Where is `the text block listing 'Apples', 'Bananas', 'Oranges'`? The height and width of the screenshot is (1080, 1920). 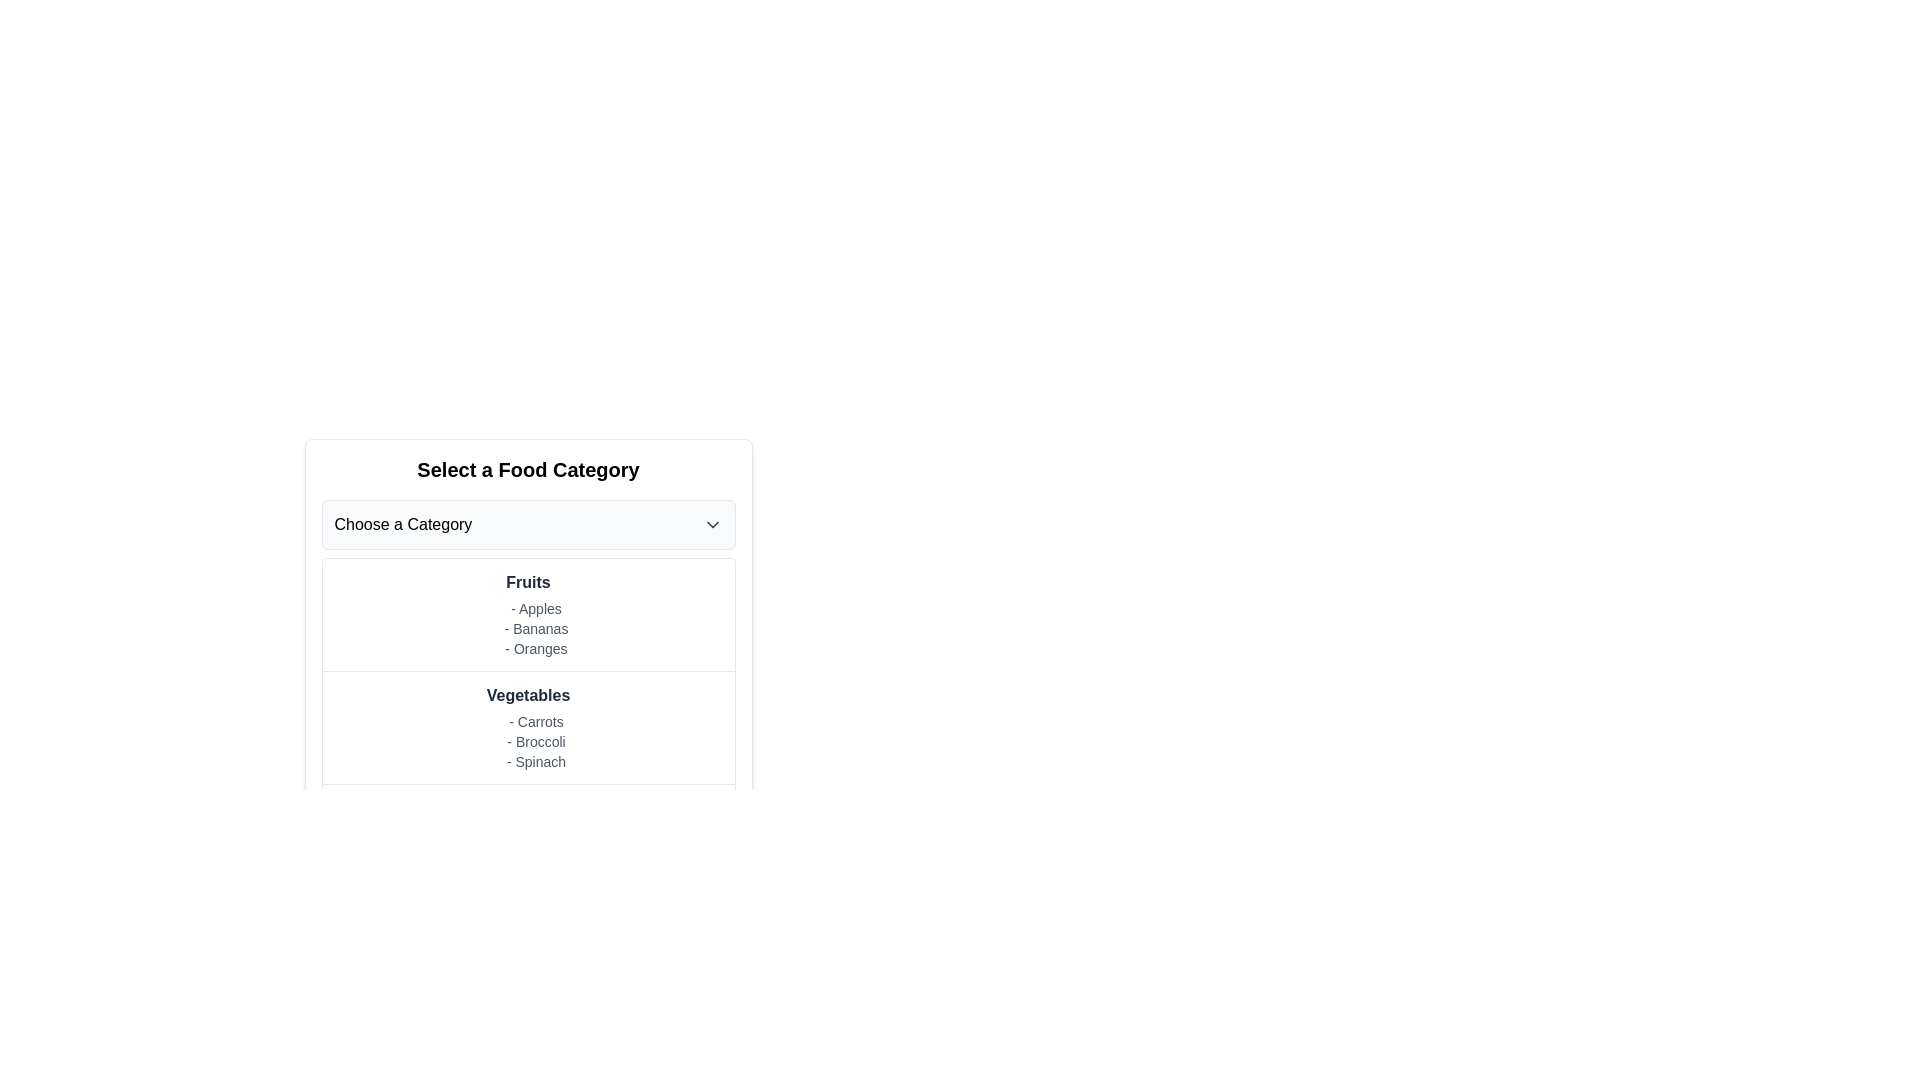
the text block listing 'Apples', 'Bananas', 'Oranges' is located at coordinates (528, 626).